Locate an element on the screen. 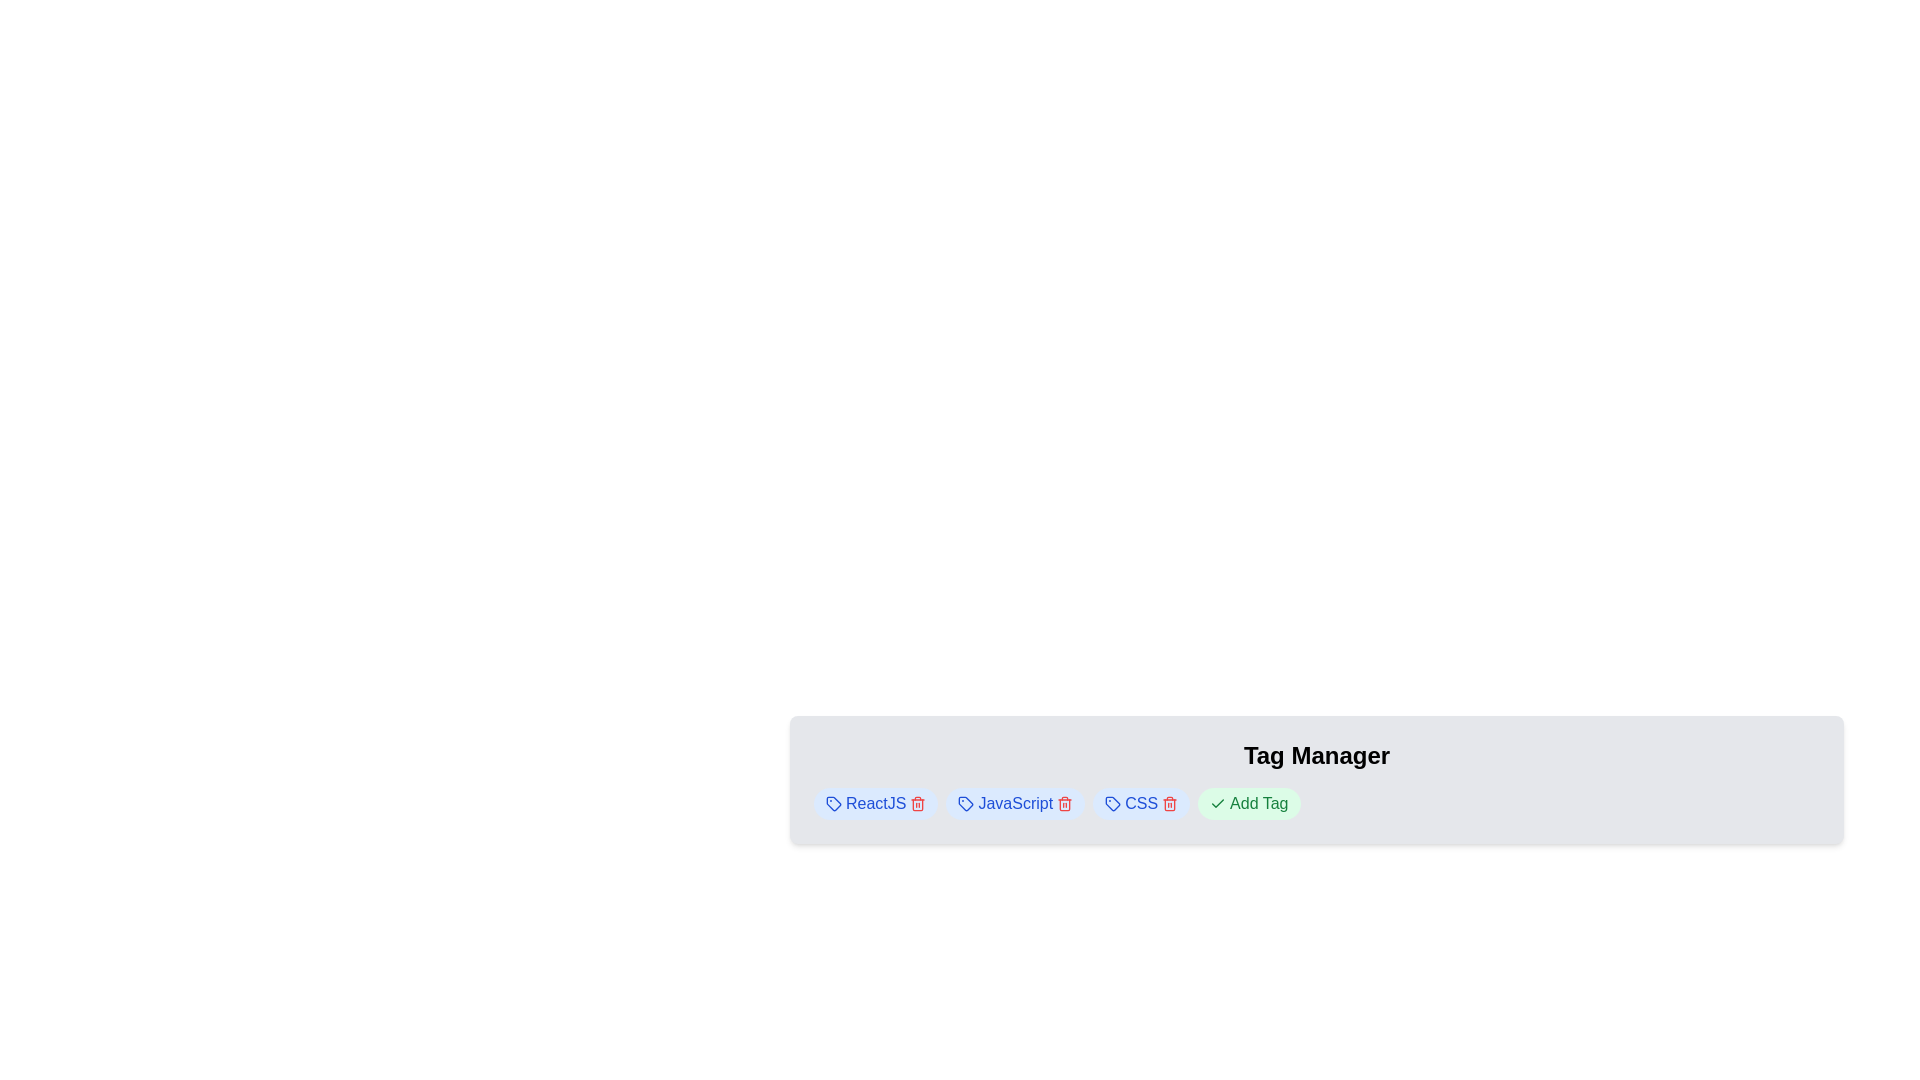 Image resolution: width=1920 pixels, height=1080 pixels. the label/tag element that is positioned between 'ReactJS' and 'CSS' in the horizontal list of tags is located at coordinates (1015, 802).